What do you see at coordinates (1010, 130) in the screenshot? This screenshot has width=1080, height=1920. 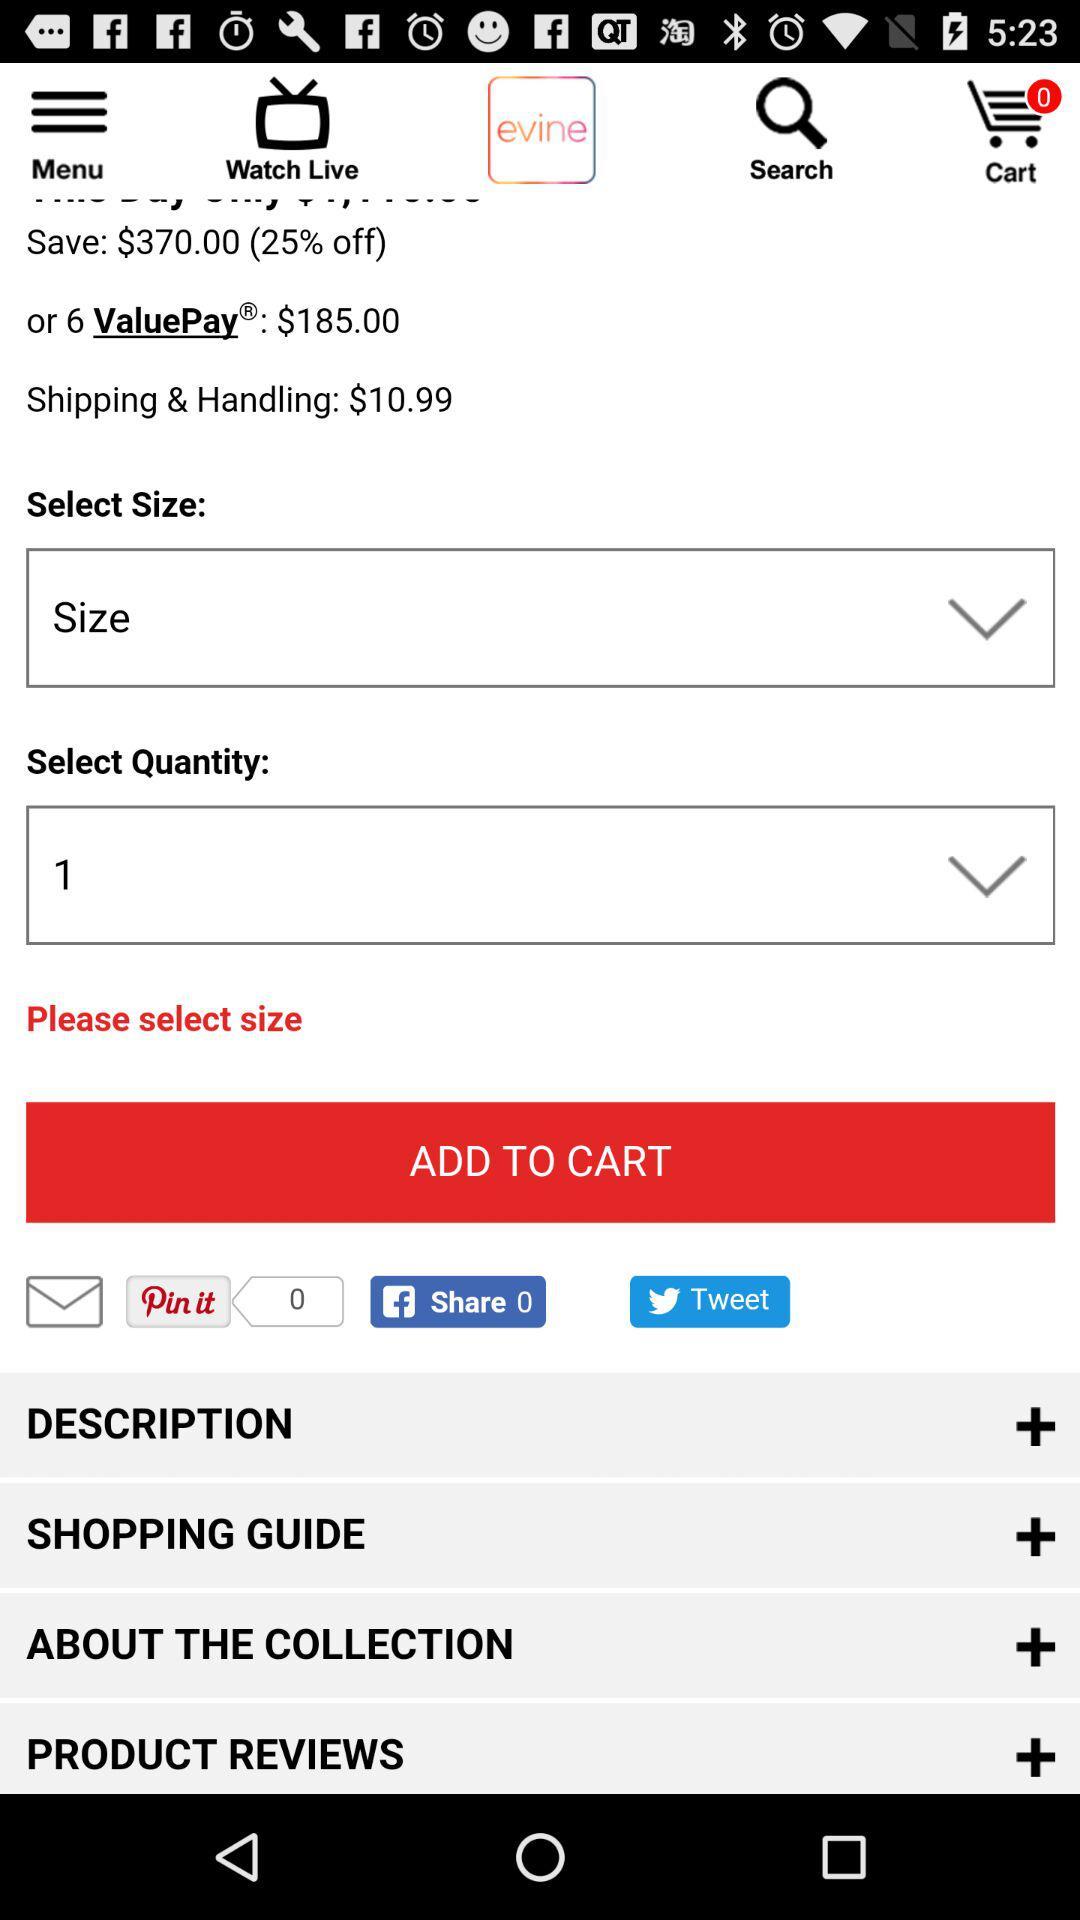 I see `purchase` at bounding box center [1010, 130].